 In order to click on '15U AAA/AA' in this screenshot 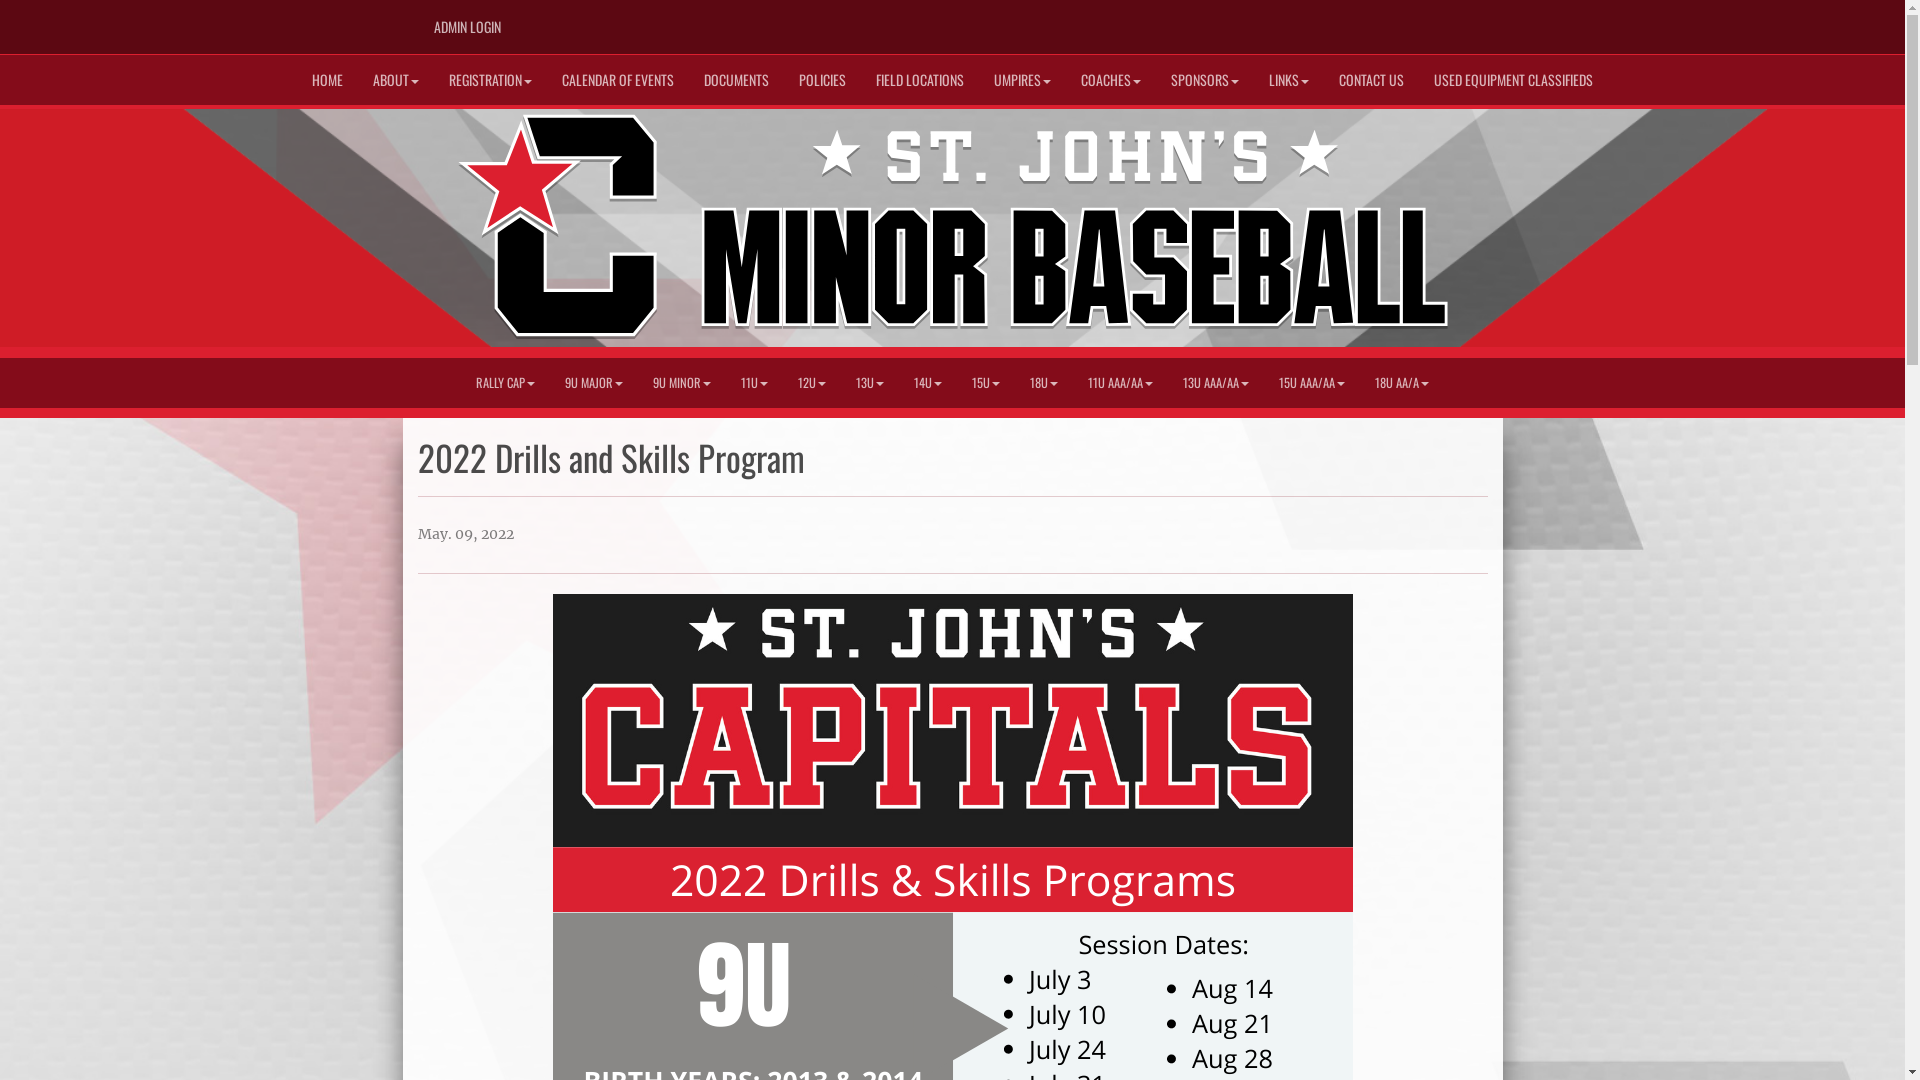, I will do `click(1311, 382)`.